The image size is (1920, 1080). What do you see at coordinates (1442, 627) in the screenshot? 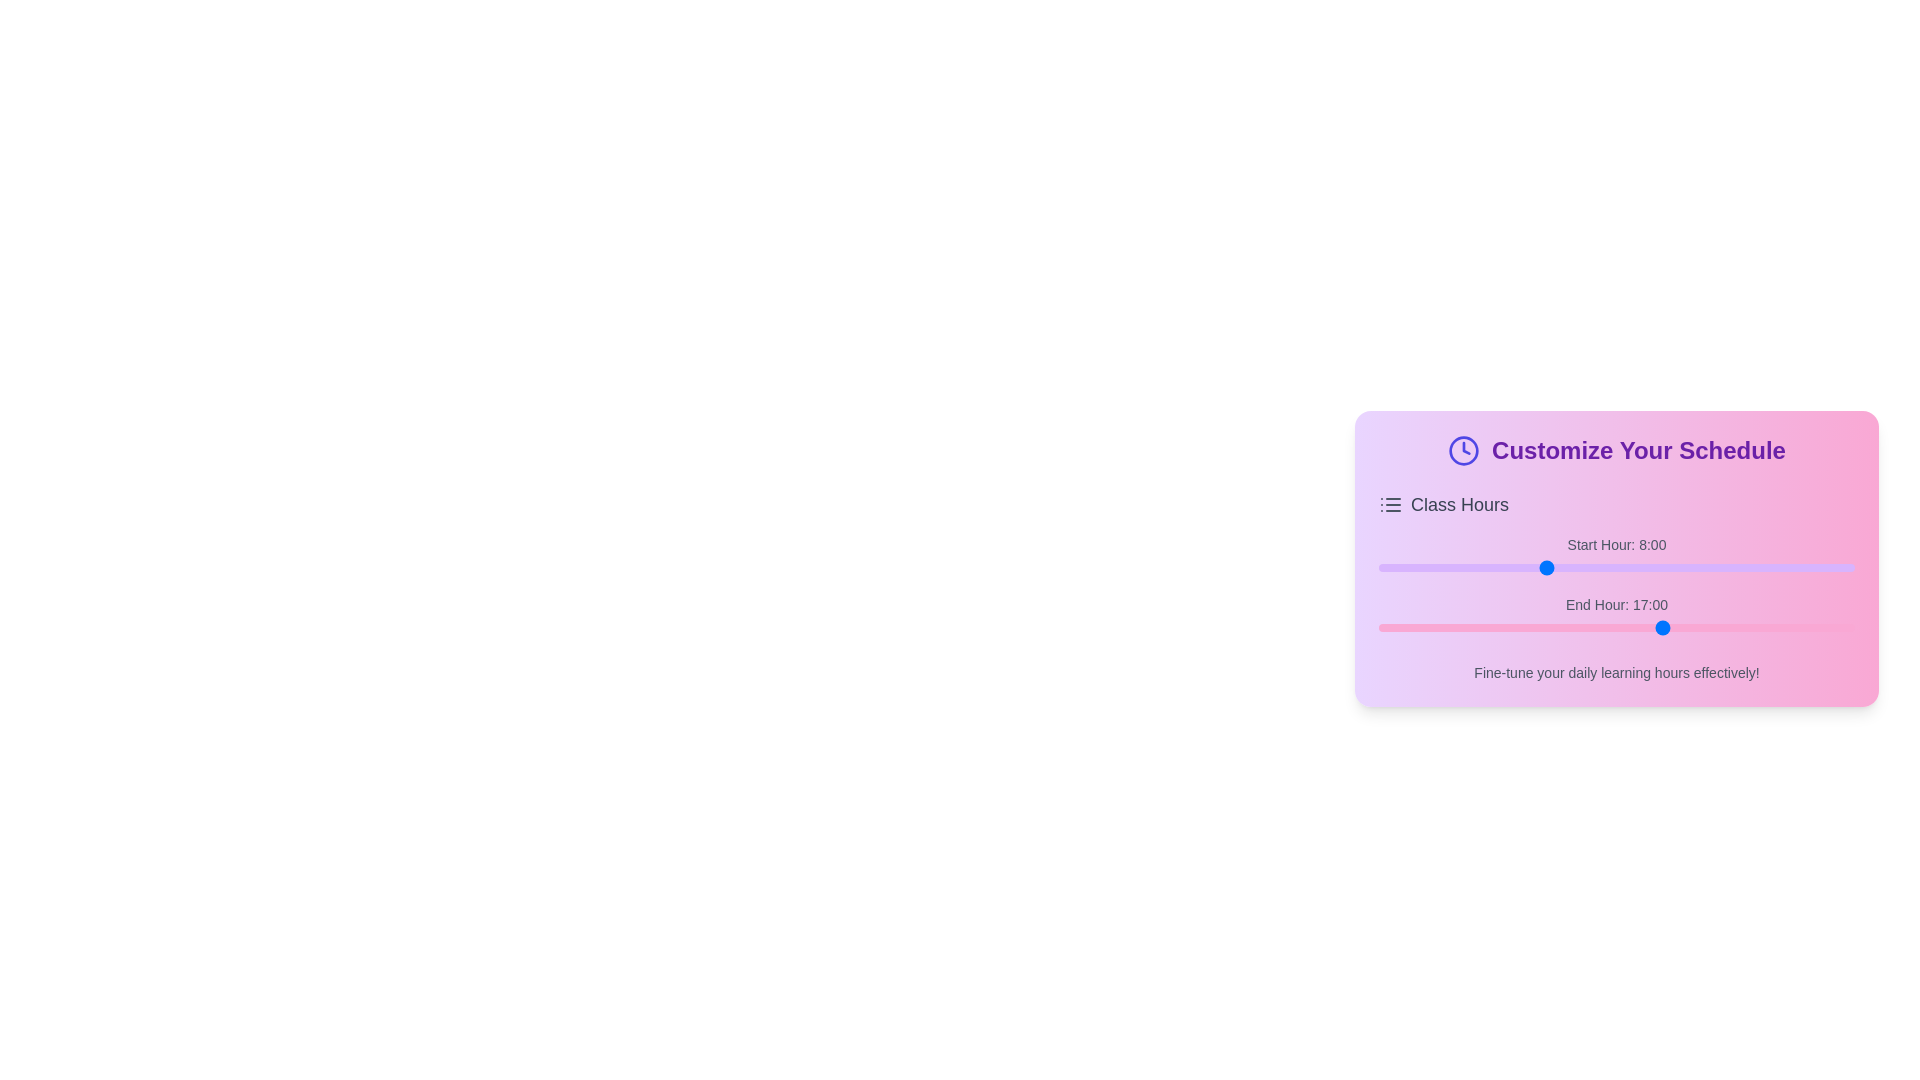
I see `the end hour slider to 10` at bounding box center [1442, 627].